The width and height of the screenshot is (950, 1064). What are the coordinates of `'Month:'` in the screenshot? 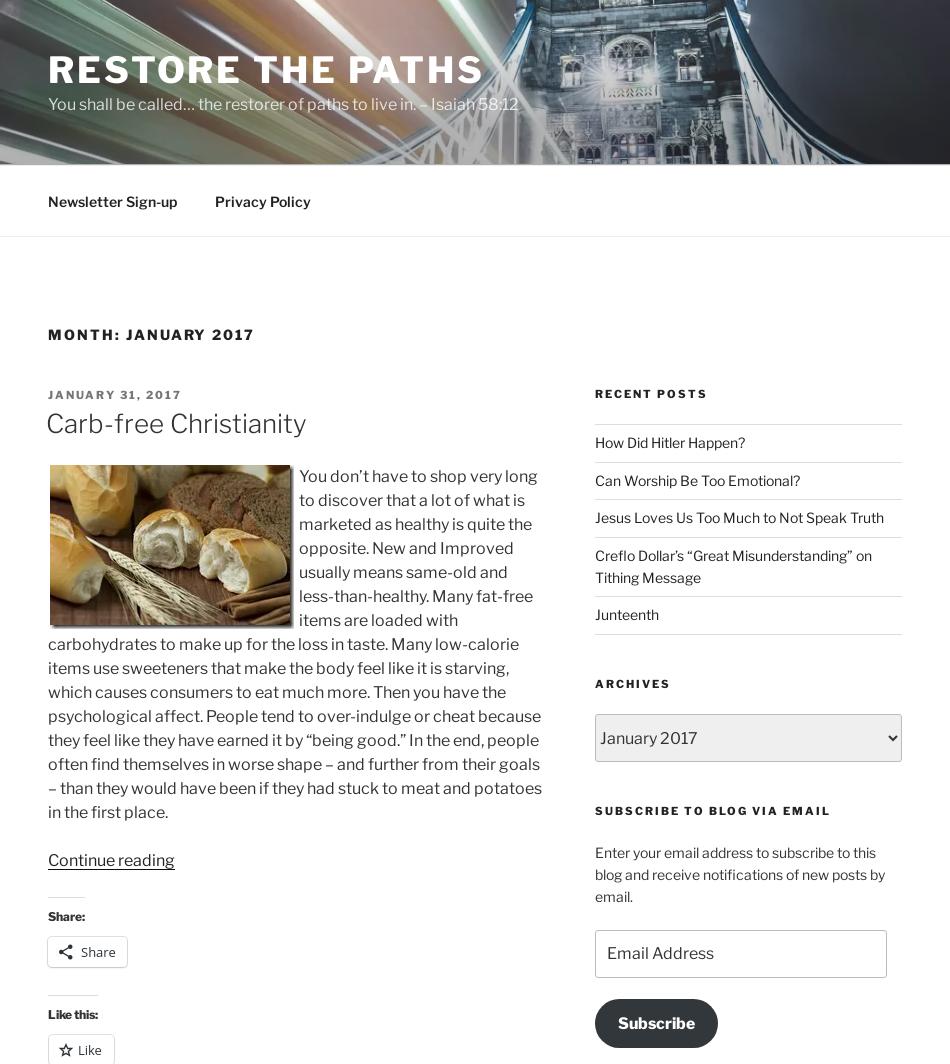 It's located at (86, 334).